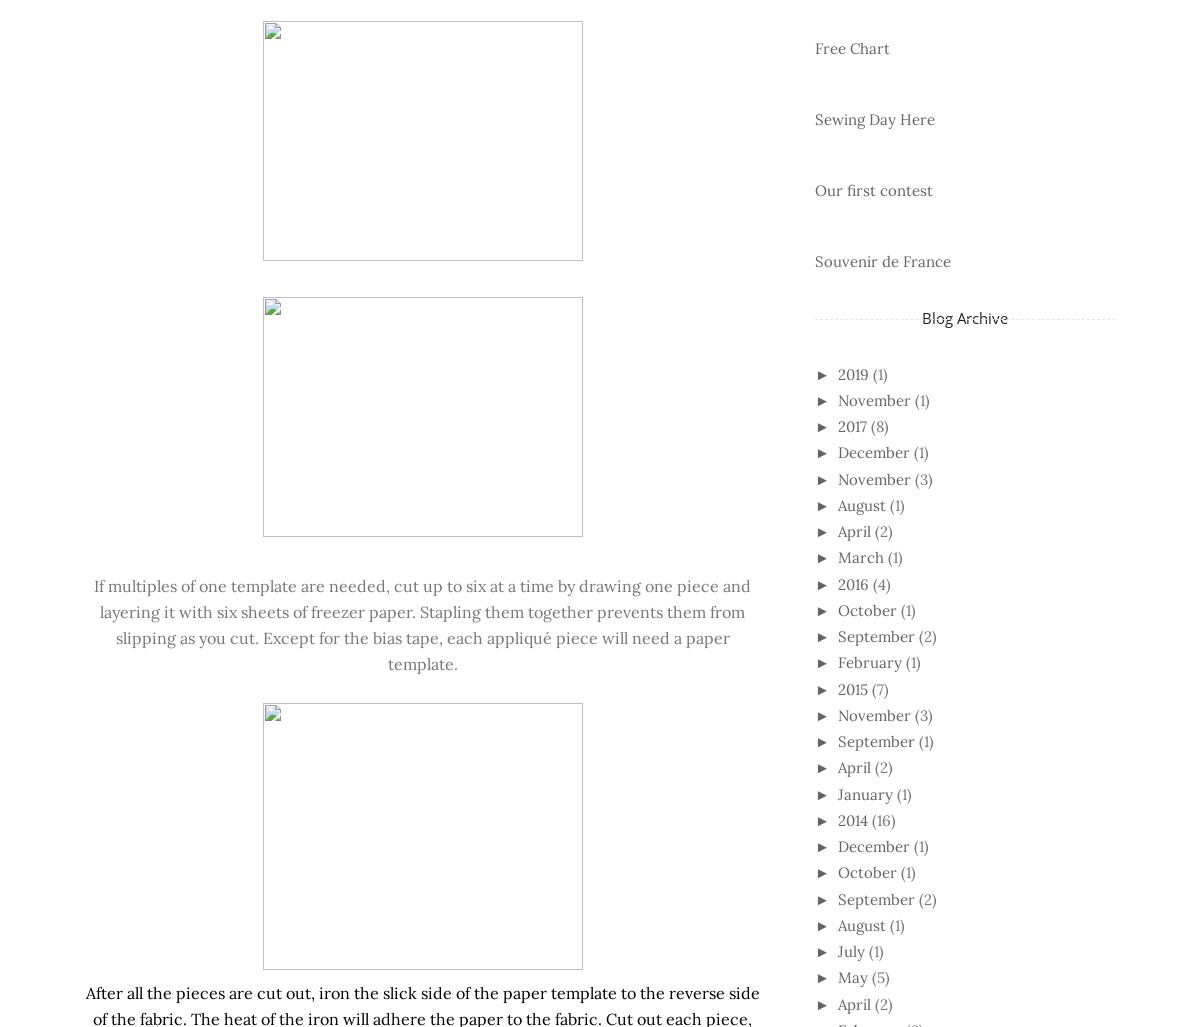 The width and height of the screenshot is (1200, 1027). Describe the element at coordinates (880, 583) in the screenshot. I see `'(4)'` at that location.